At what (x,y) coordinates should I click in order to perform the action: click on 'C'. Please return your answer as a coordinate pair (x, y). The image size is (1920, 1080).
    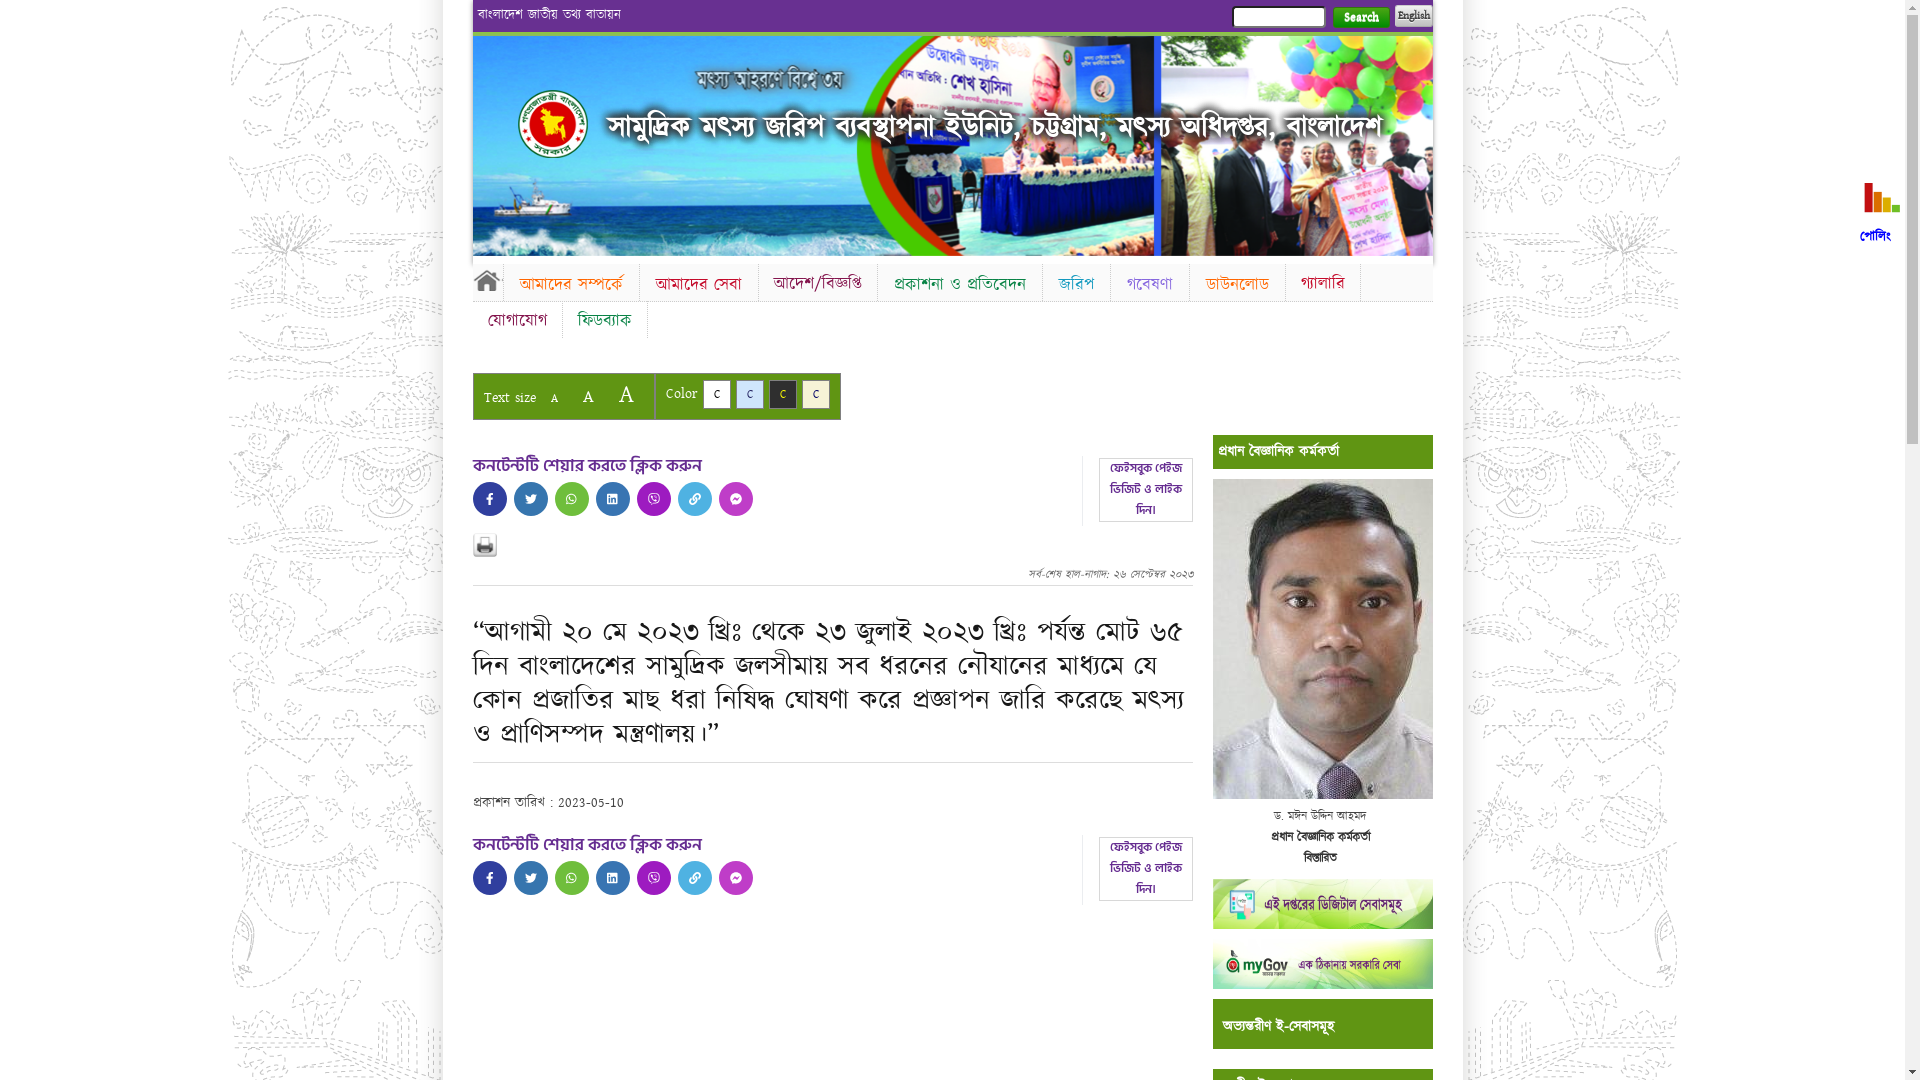
    Looking at the image, I should click on (748, 394).